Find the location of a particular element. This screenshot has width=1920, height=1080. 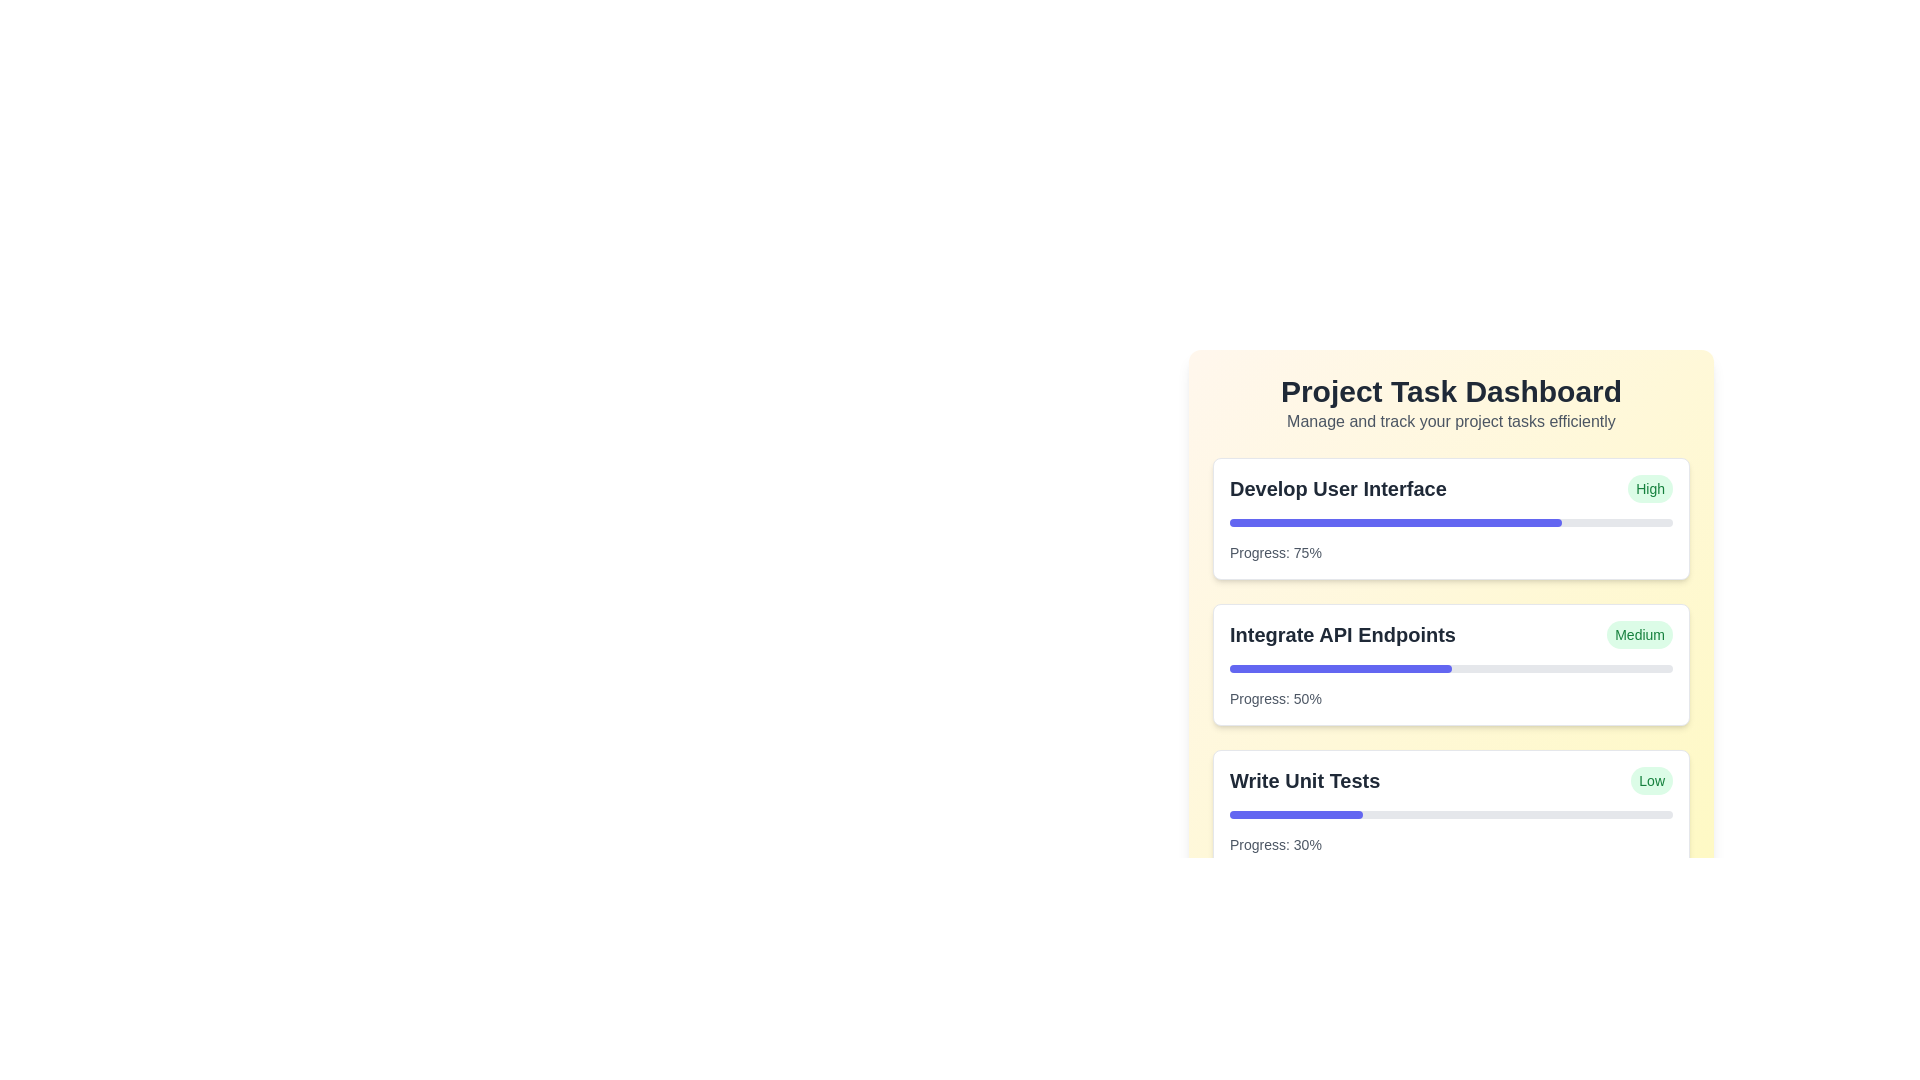

text from the high importance Label or Badge that indicates the priority level of the 'Develop User Interface' task, which is located to the right of the task title within the task list is located at coordinates (1650, 489).